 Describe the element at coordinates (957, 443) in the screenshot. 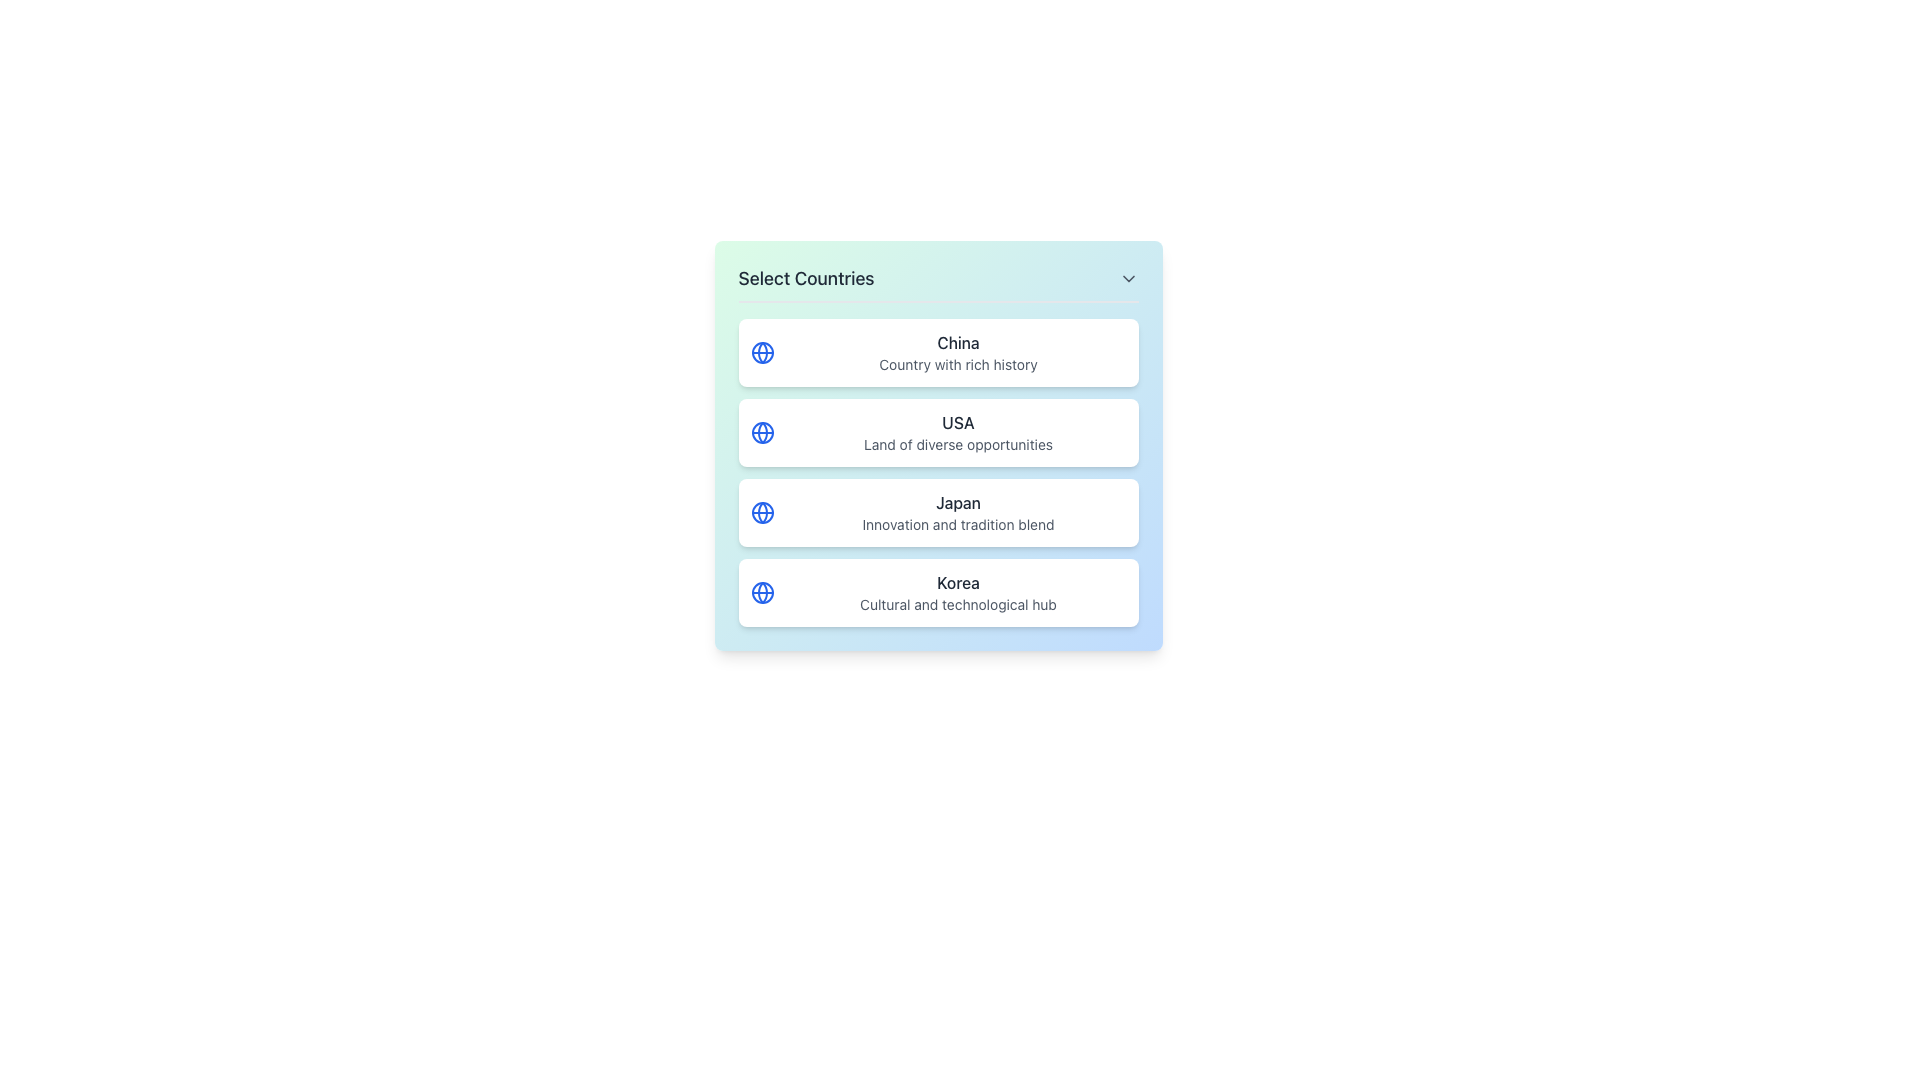

I see `the text label that reads 'Land of diverse opportunities', located below the title 'USA' in the country details section` at that location.